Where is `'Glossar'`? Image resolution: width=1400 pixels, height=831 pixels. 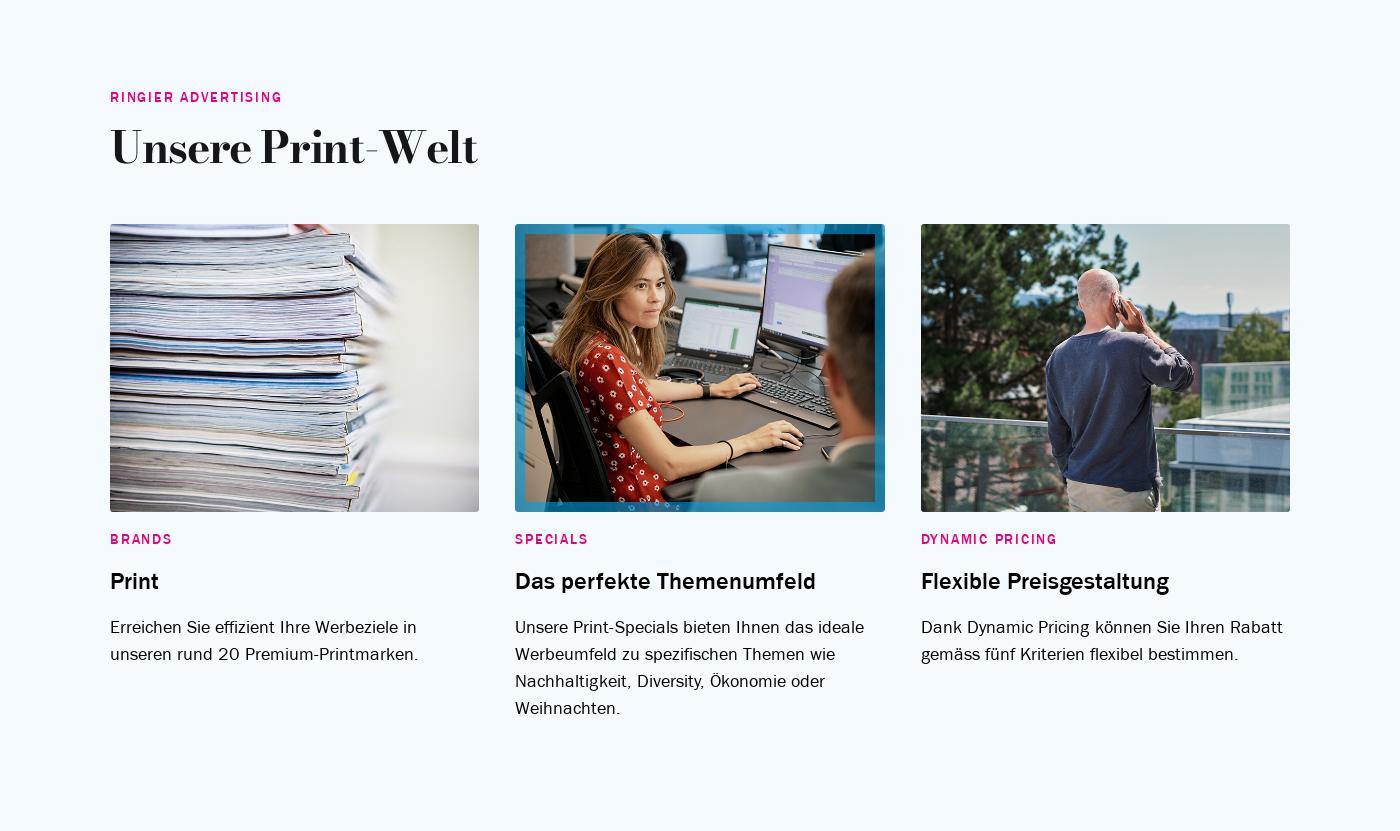
'Glossar' is located at coordinates (615, 534).